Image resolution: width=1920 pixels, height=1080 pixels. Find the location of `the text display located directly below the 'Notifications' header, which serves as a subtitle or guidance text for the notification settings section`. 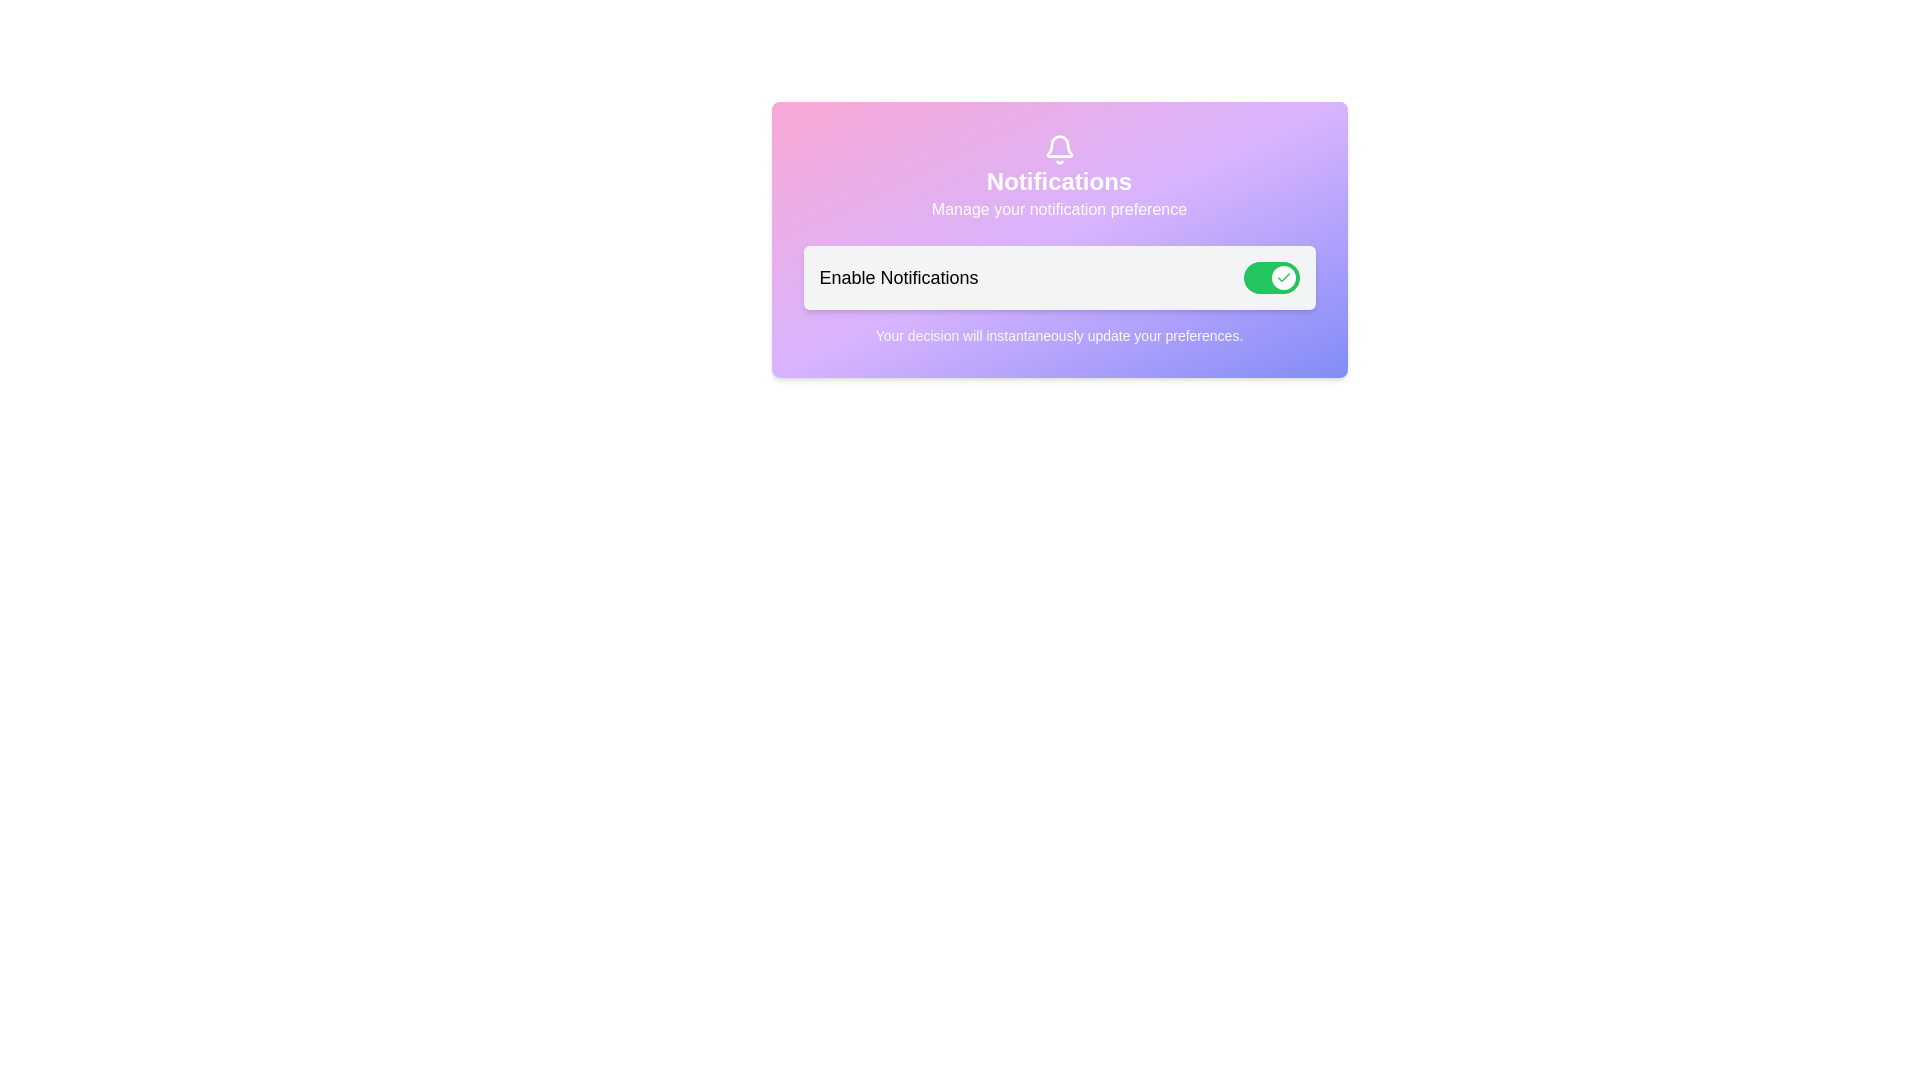

the text display located directly below the 'Notifications' header, which serves as a subtitle or guidance text for the notification settings section is located at coordinates (1058, 209).